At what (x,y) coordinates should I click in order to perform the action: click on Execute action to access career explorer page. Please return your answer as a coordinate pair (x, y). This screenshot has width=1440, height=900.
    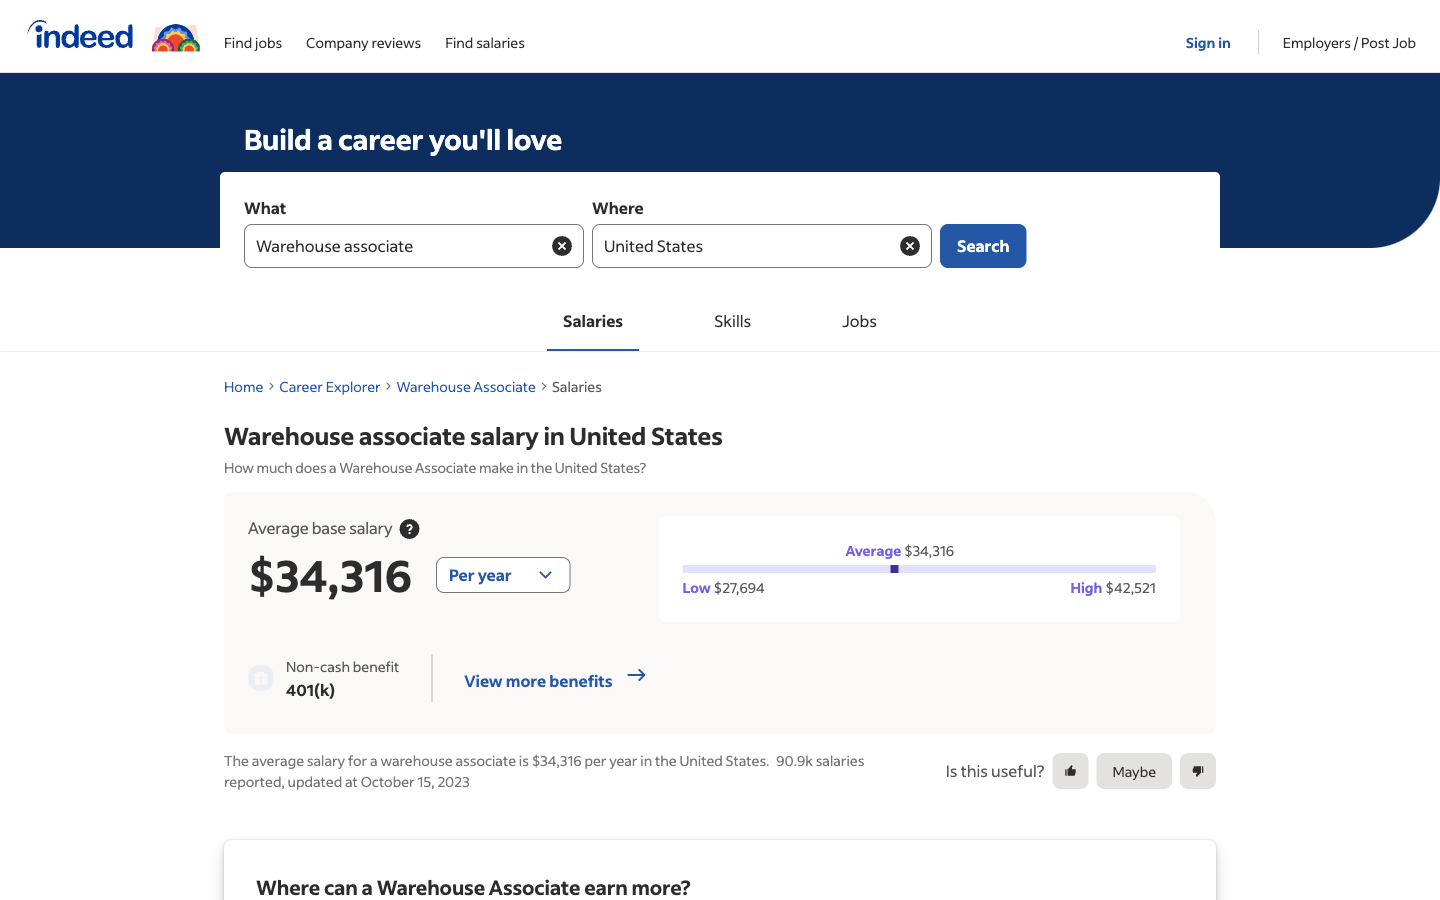
    Looking at the image, I should click on (330, 386).